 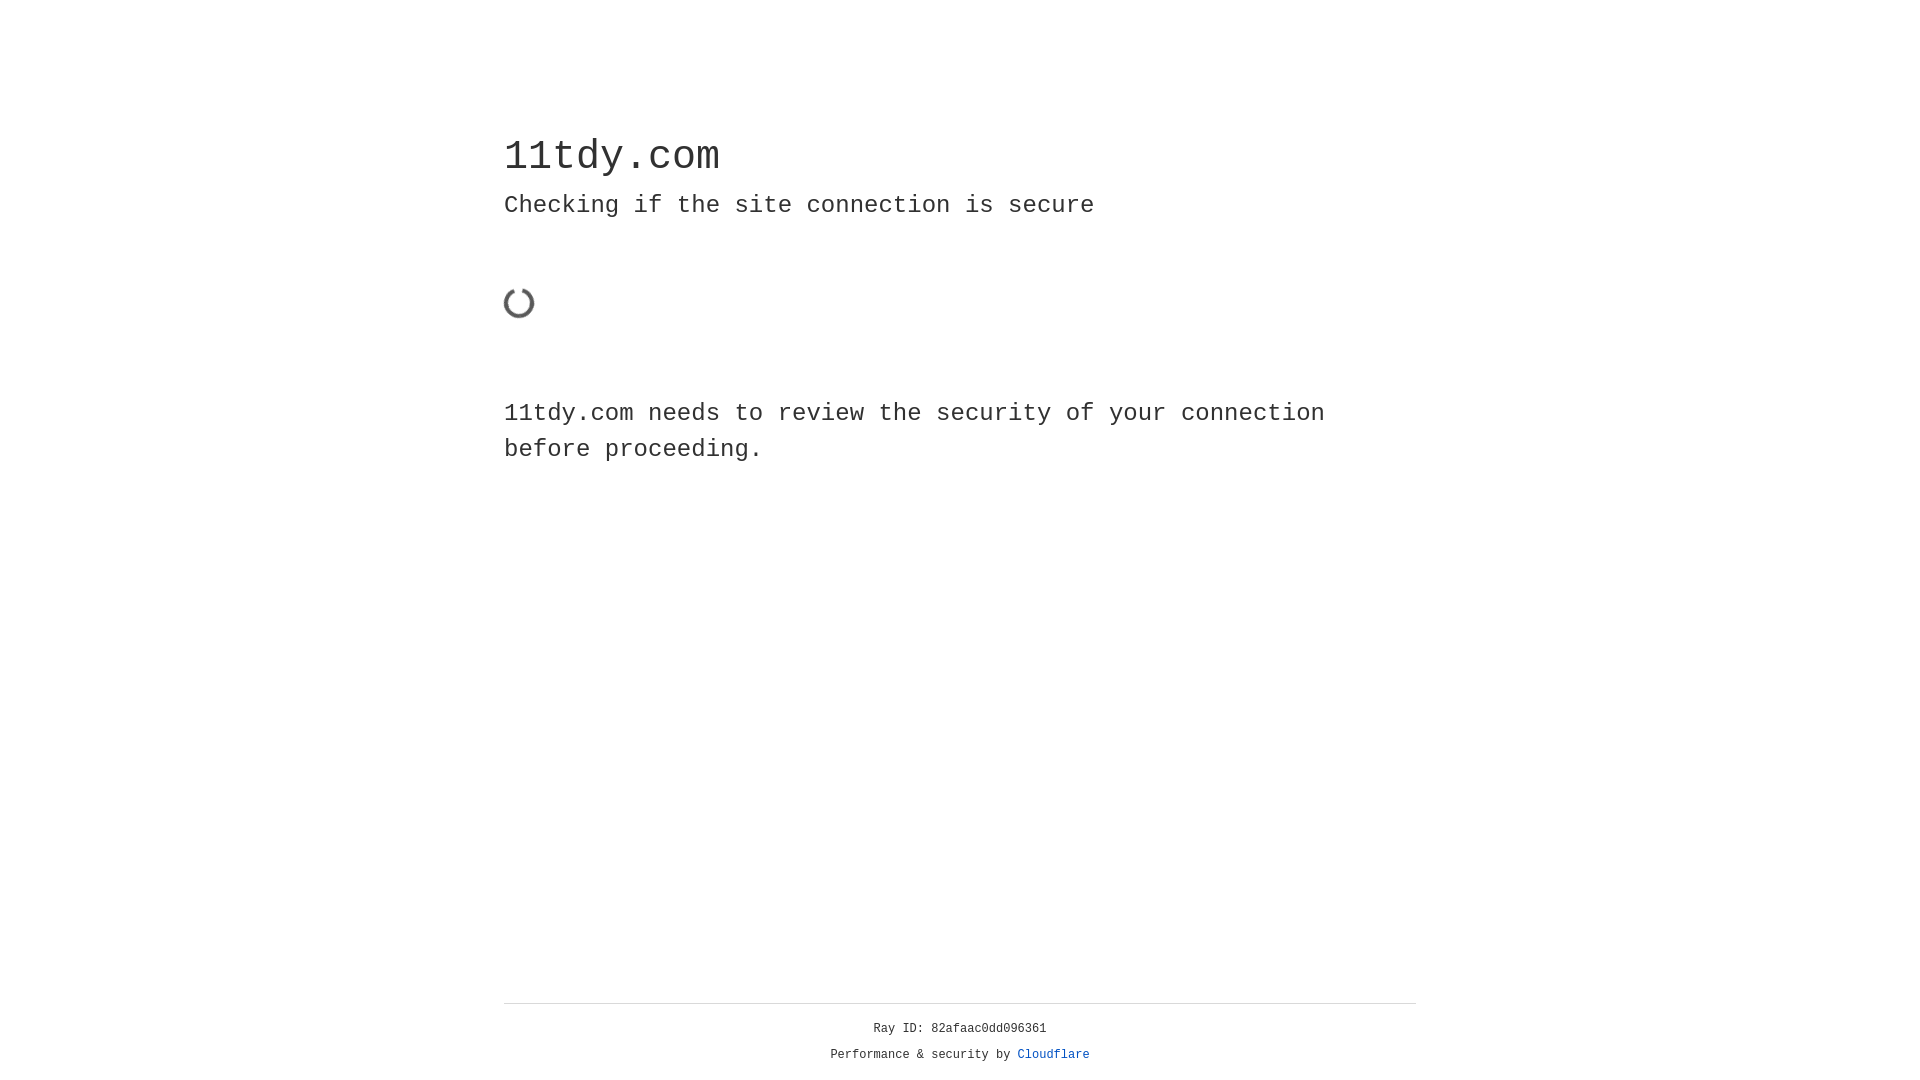 What do you see at coordinates (1053, 1054) in the screenshot?
I see `'Cloudflare'` at bounding box center [1053, 1054].